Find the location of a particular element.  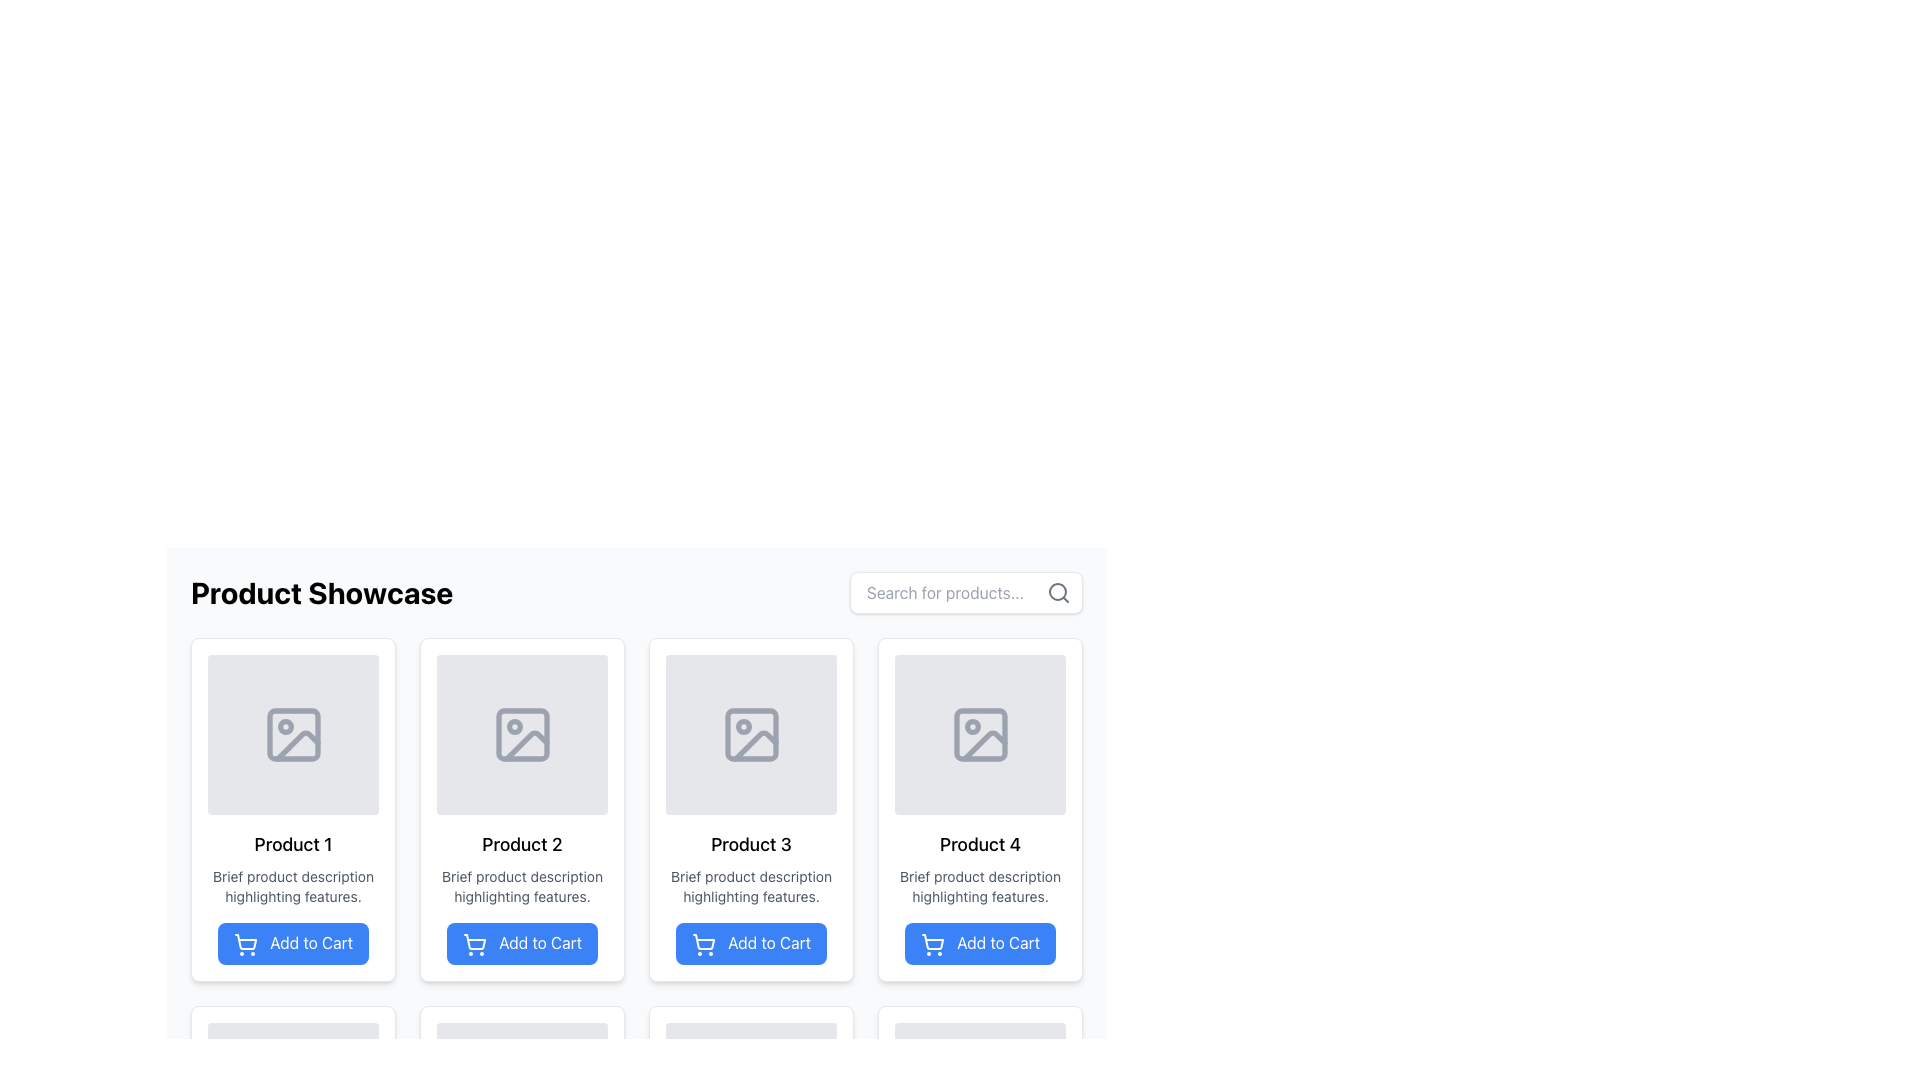

the button located at the bottom of the 'Product 2' card is located at coordinates (522, 943).